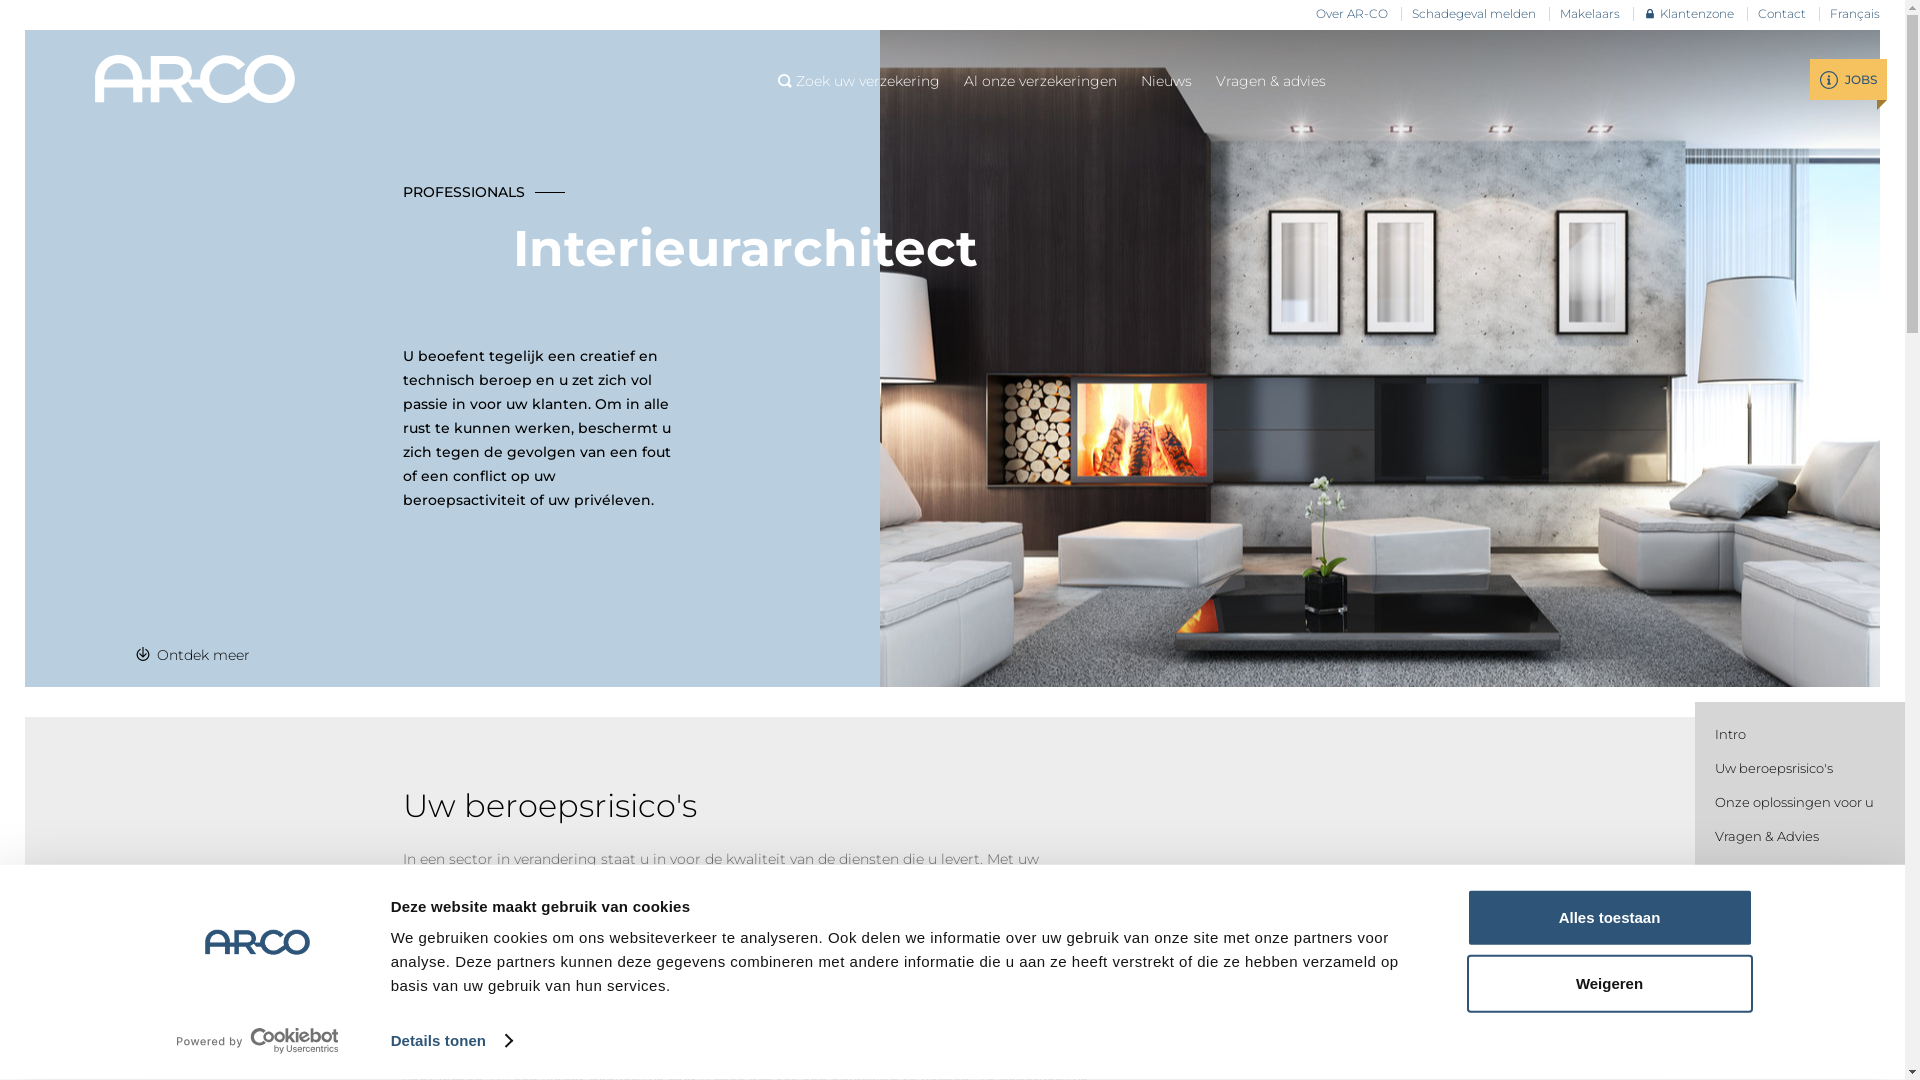  Describe the element at coordinates (1166, 80) in the screenshot. I see `'Nieuws'` at that location.